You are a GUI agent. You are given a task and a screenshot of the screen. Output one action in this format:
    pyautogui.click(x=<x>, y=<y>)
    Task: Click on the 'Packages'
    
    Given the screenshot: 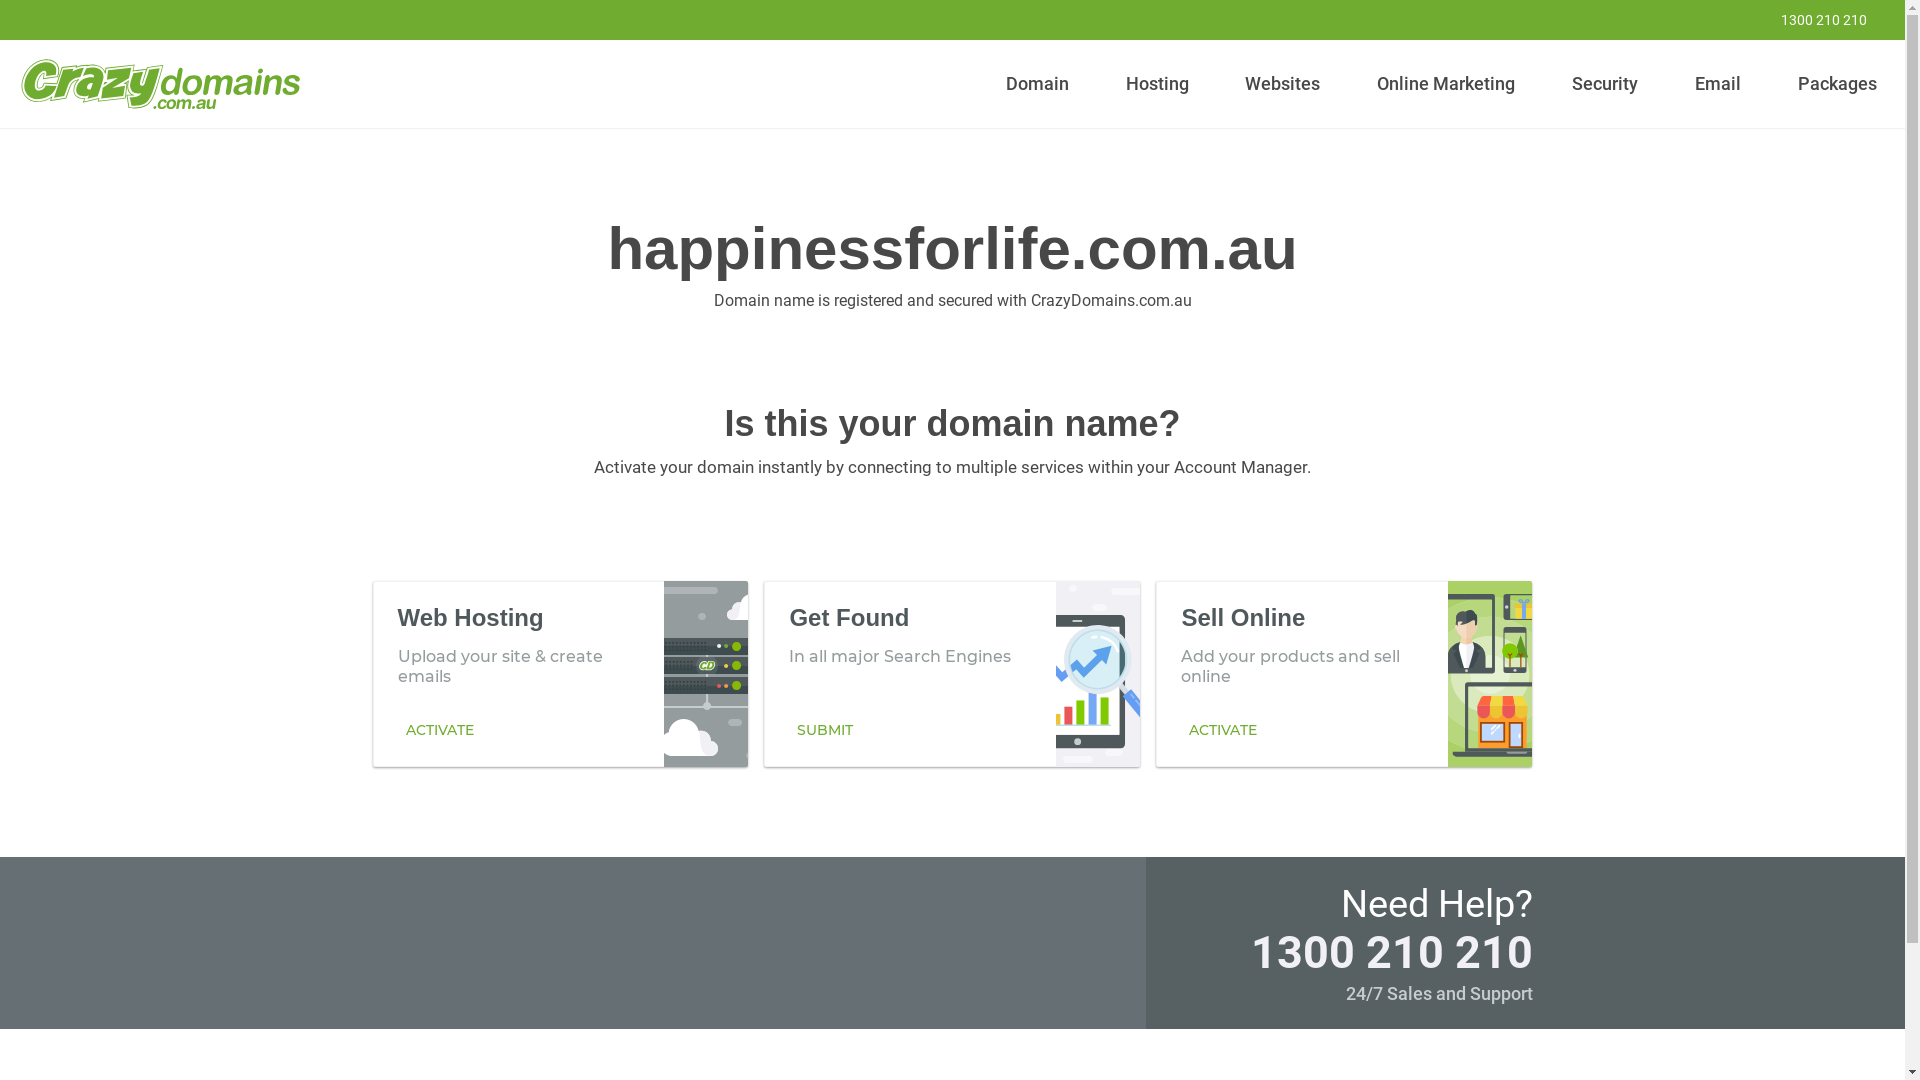 What is the action you would take?
    pyautogui.click(x=1837, y=83)
    